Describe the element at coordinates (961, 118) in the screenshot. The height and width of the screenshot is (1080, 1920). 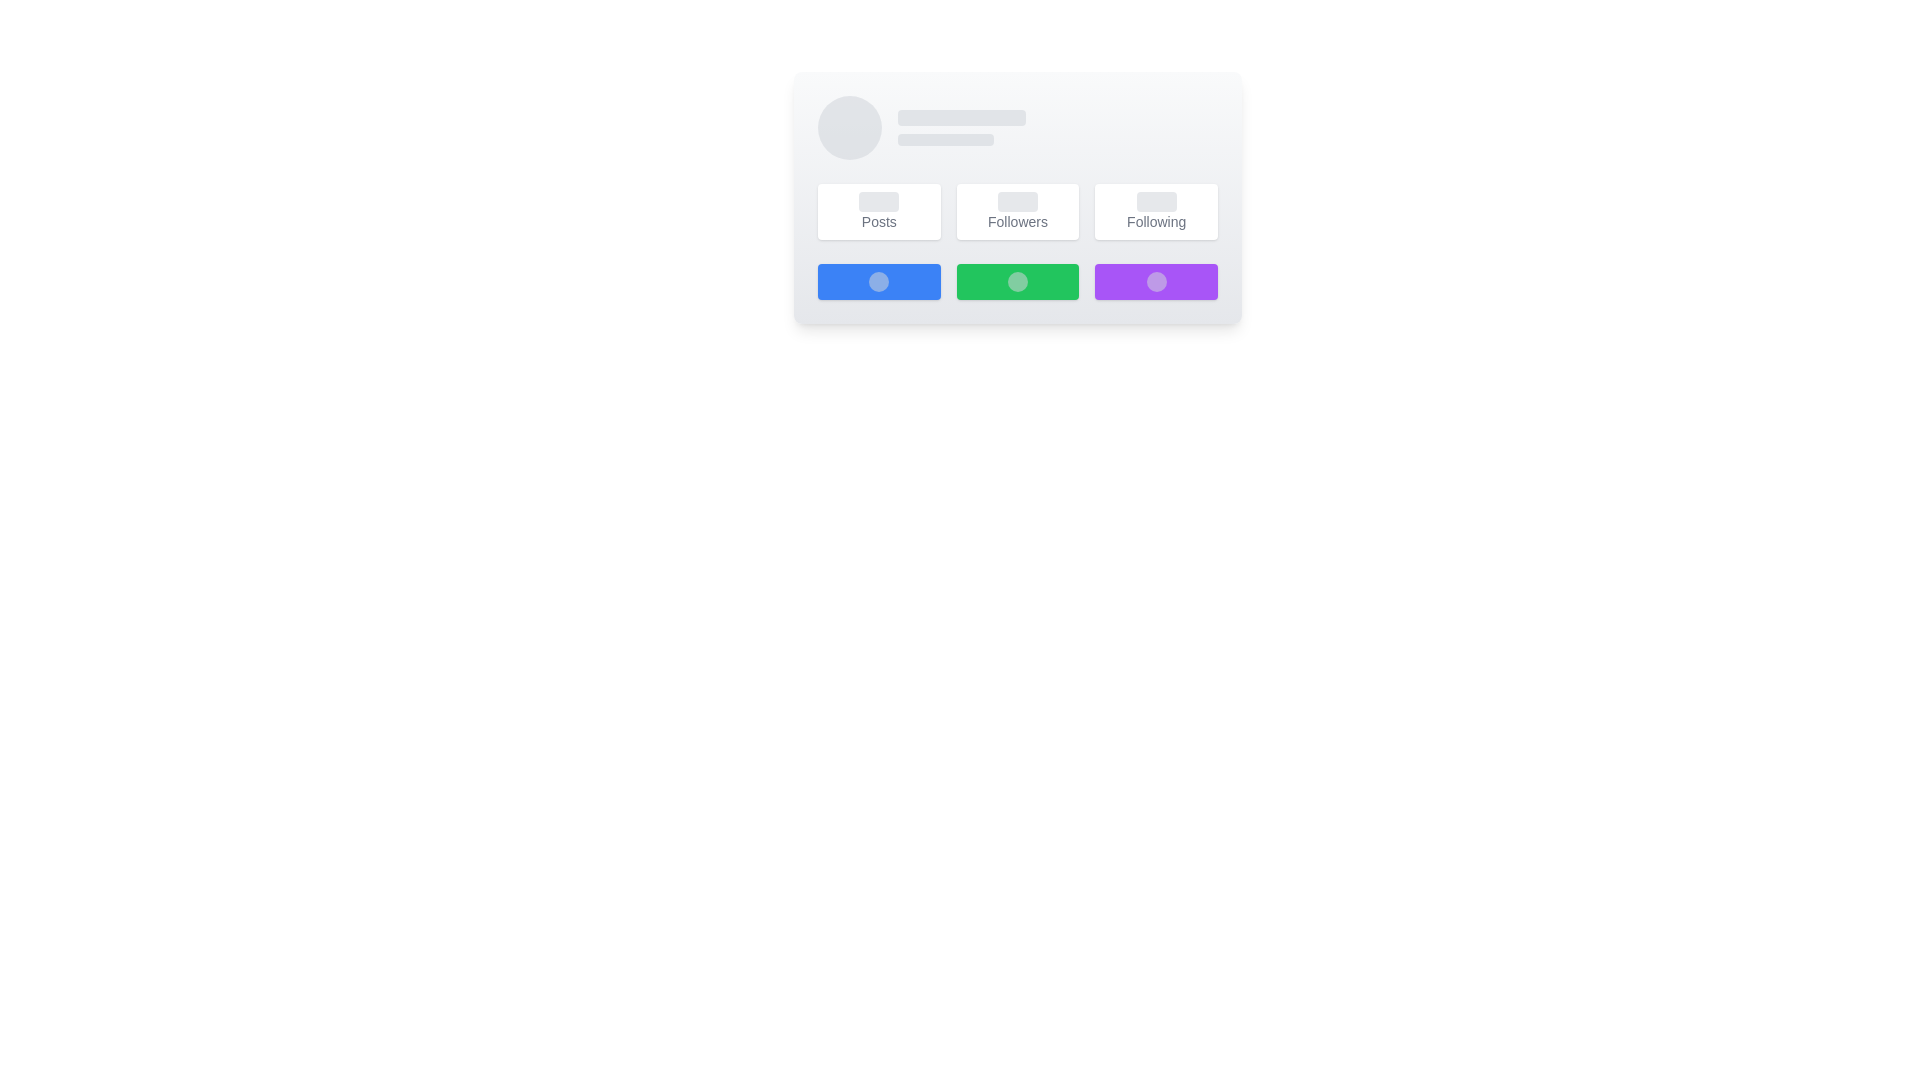
I see `the first placeholder bar, which serves as a loading indicator within a card layout, positioned above another similar placeholder bar` at that location.